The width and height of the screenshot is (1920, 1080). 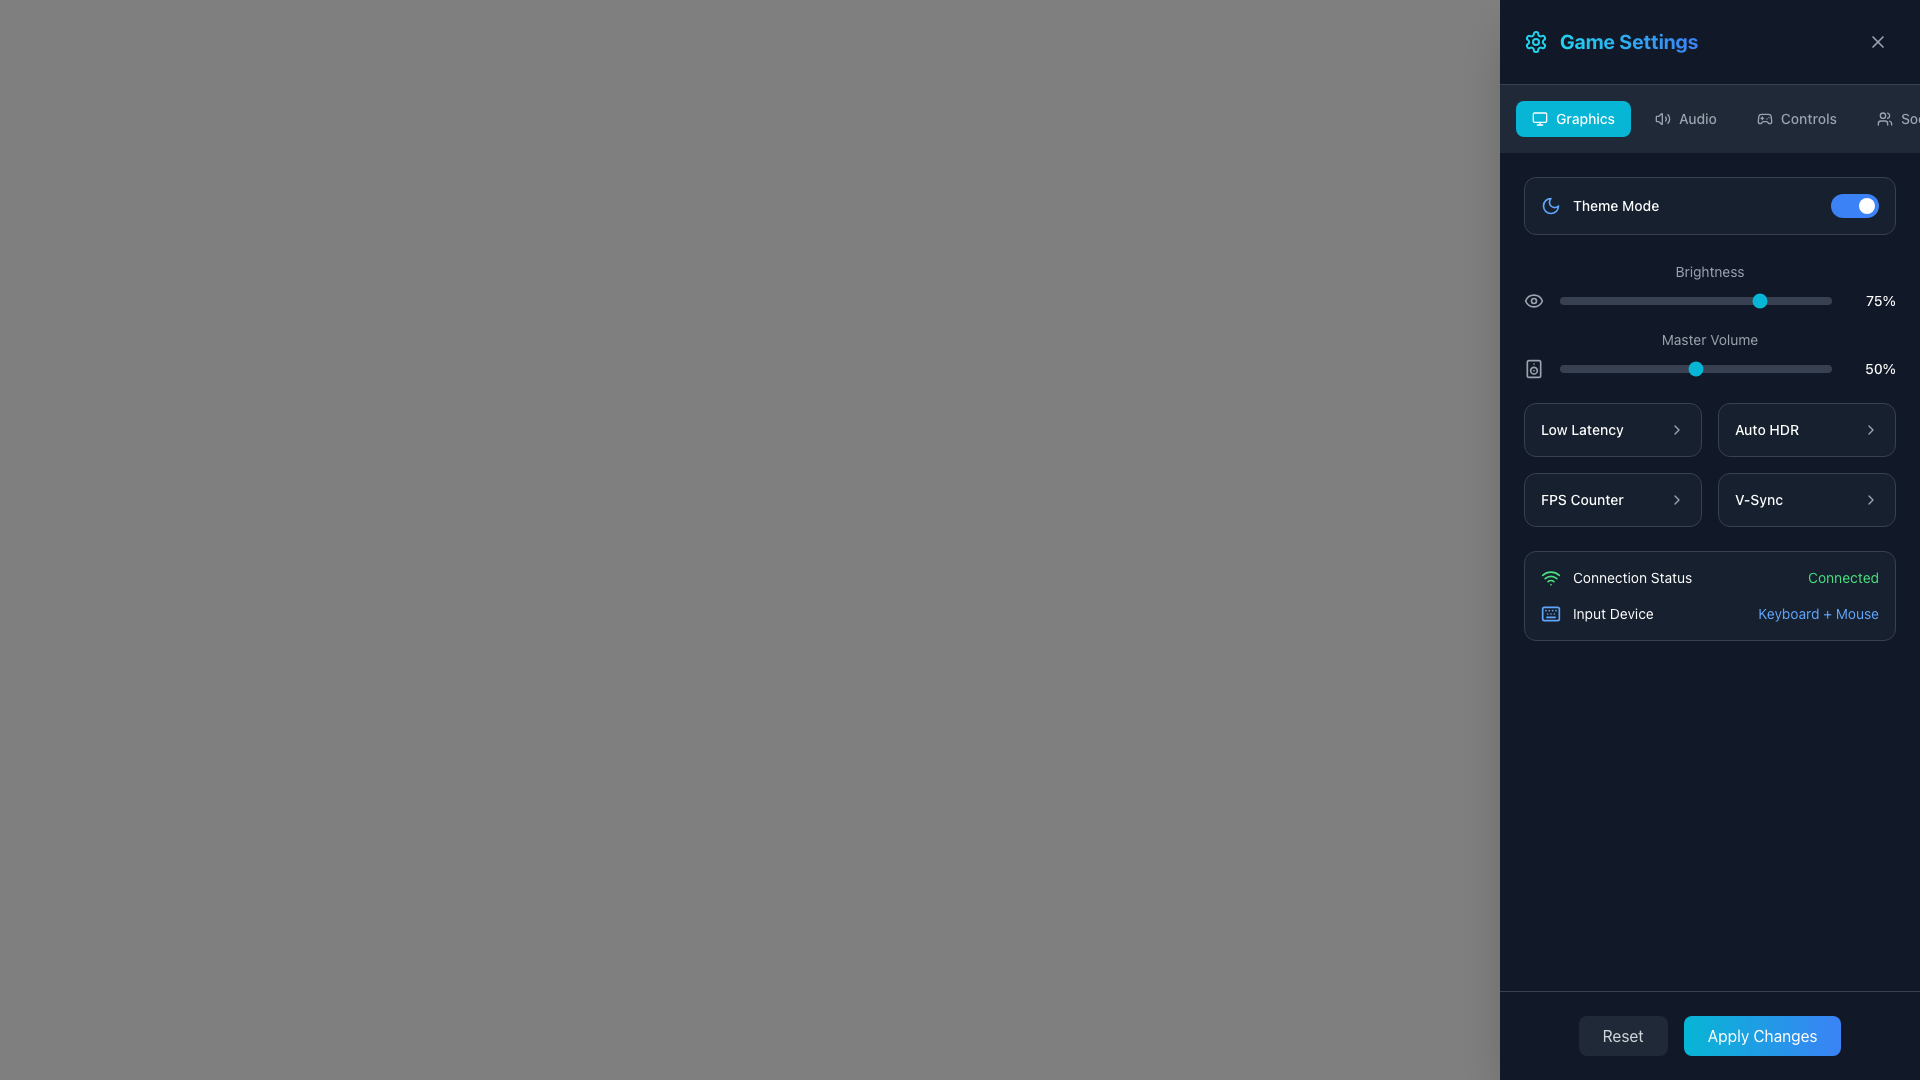 I want to click on the static text label displaying '75%' which indicates the current brightness level, located to the right of the brightness slider control, so click(x=1871, y=300).